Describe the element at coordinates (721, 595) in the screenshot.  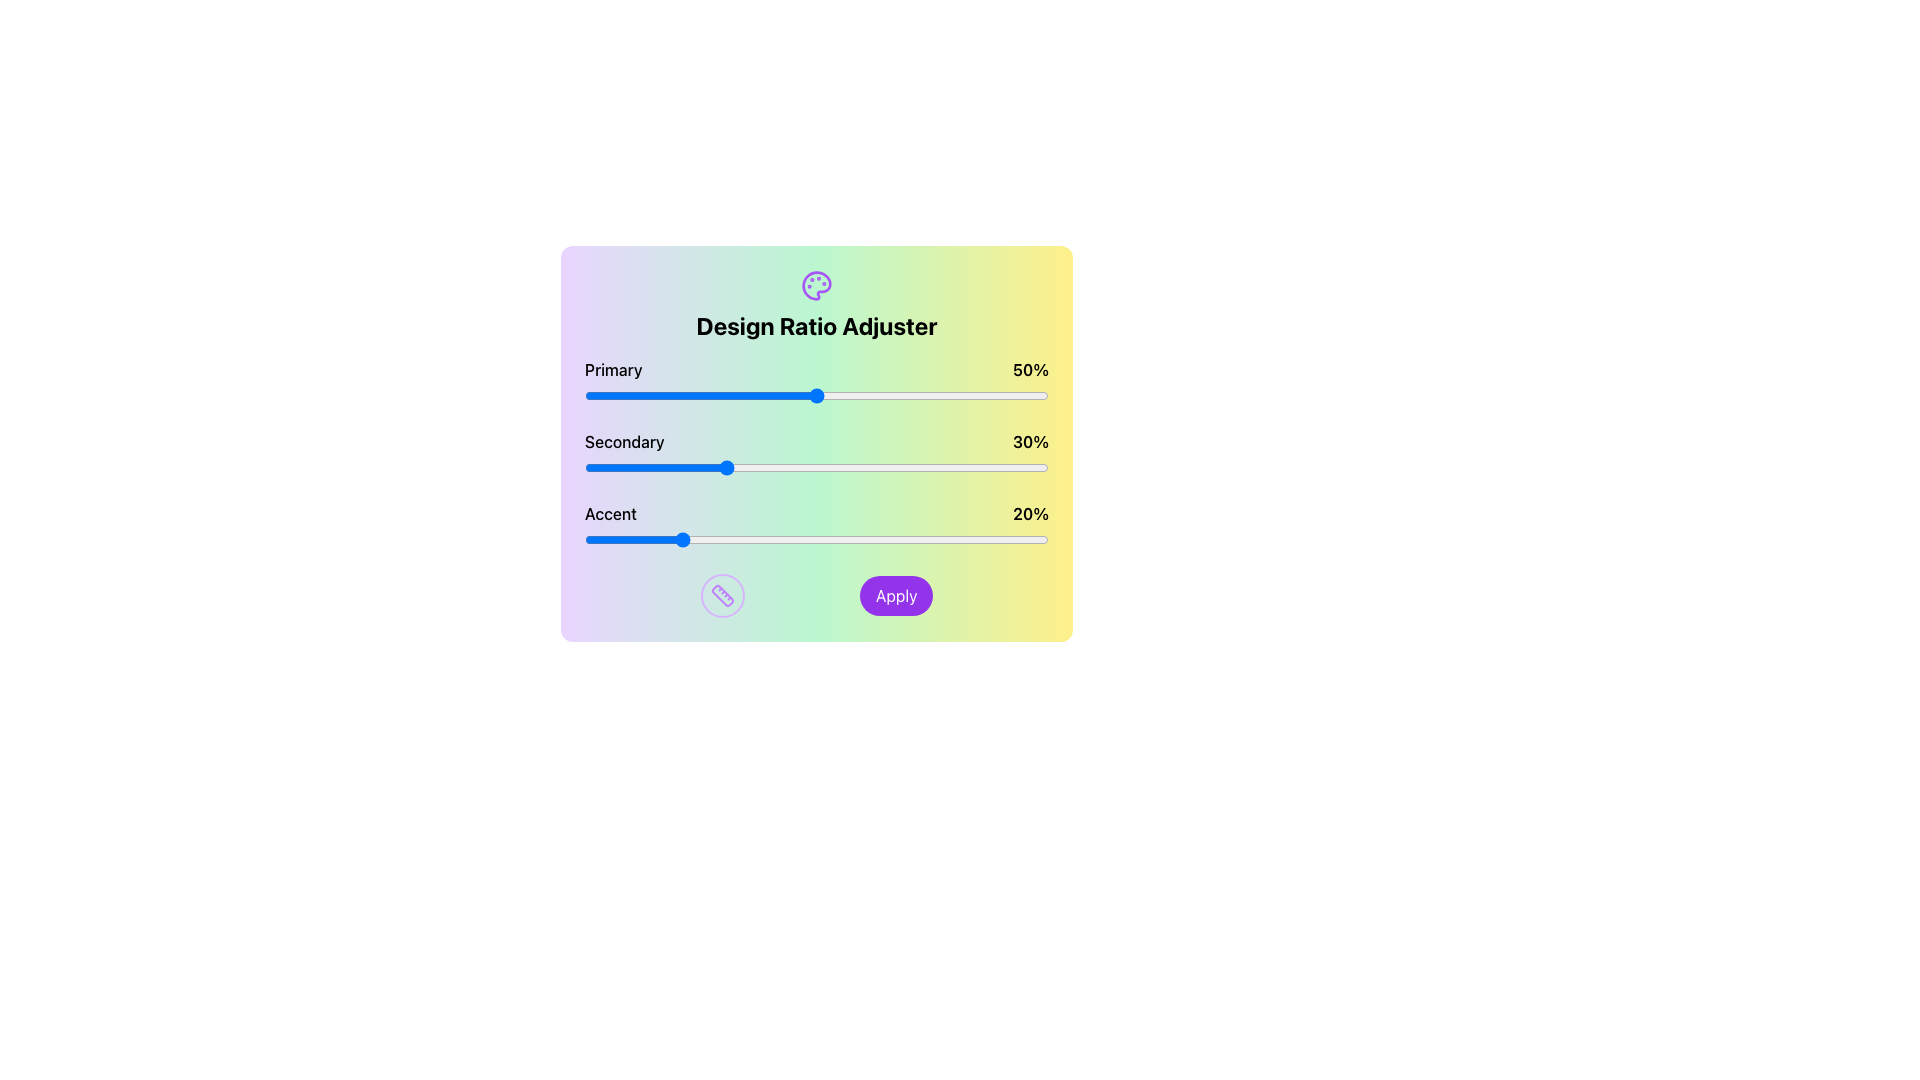
I see `the measurement tool icon, which is part of a graphical icon resembling a ruler, located beneath the color sliders and to the left of the 'Apply' button` at that location.